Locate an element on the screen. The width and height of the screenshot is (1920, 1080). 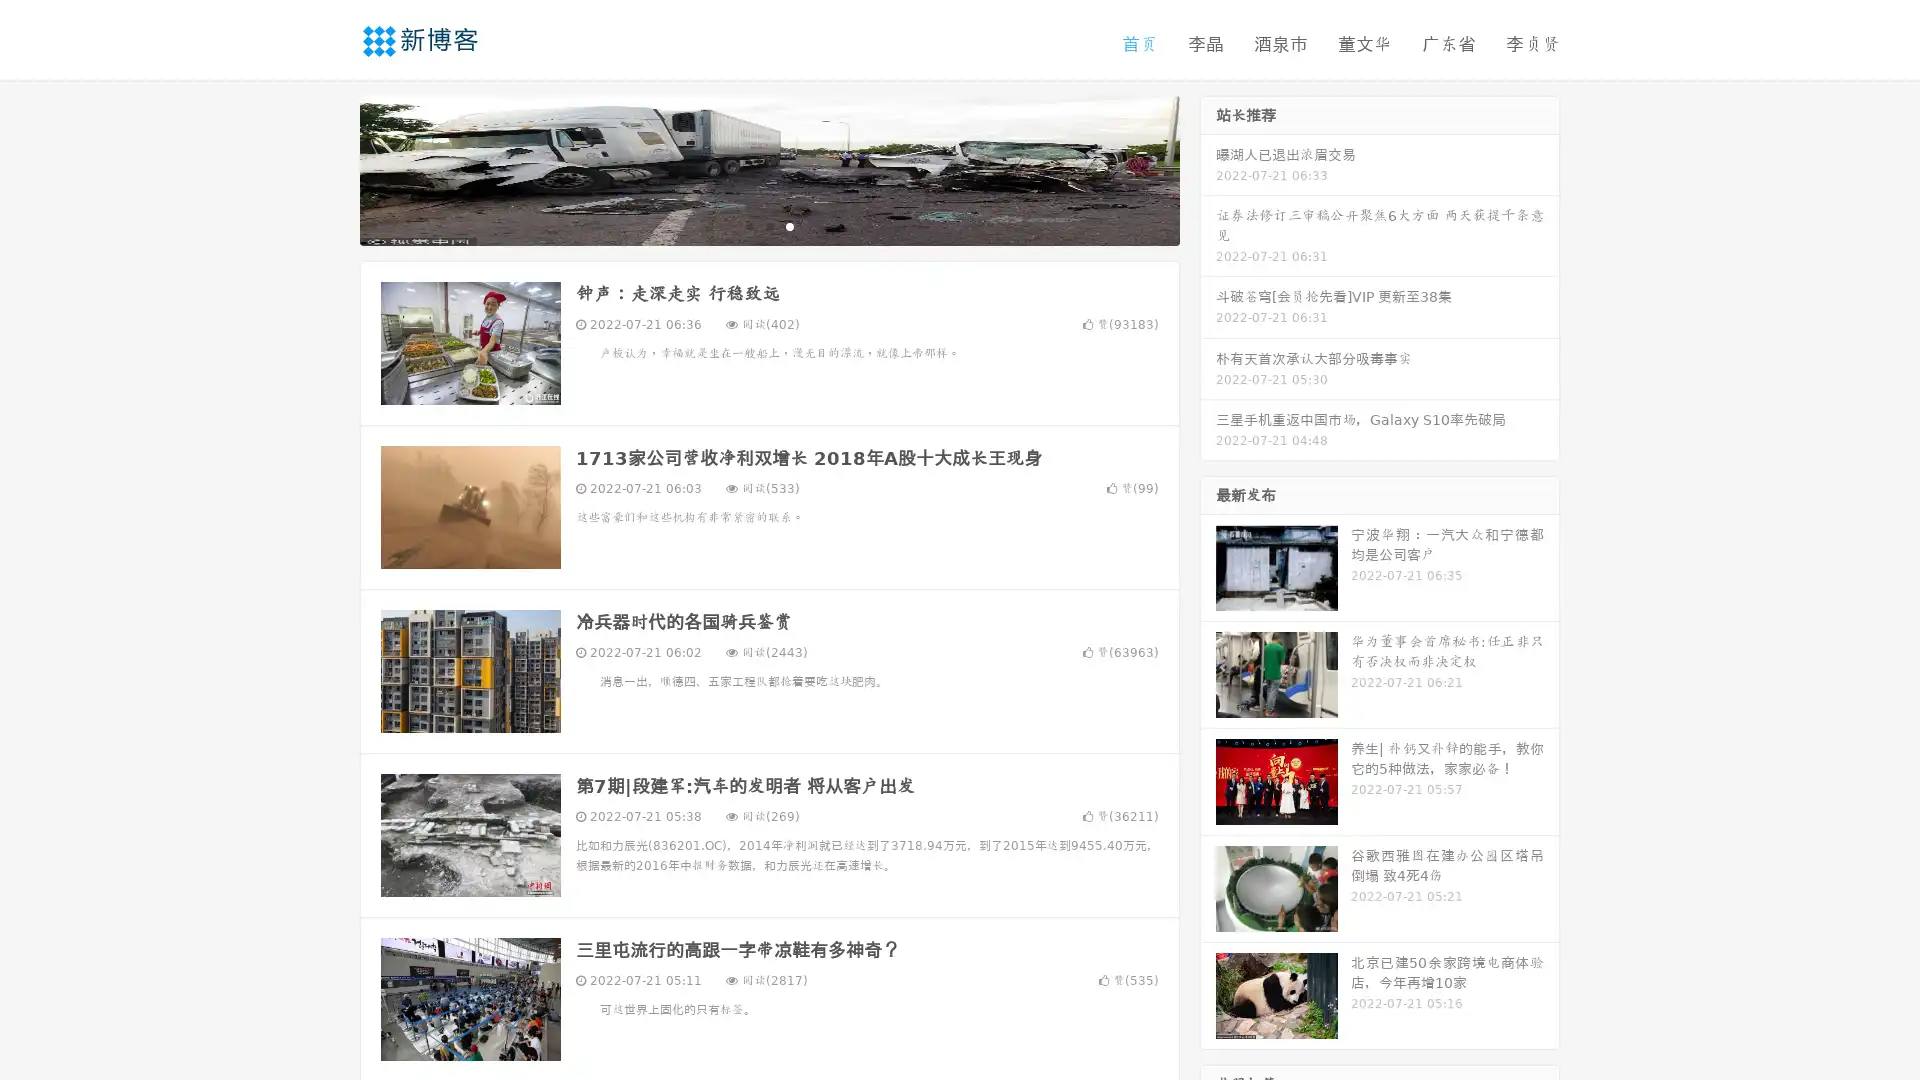
Previous slide is located at coordinates (330, 168).